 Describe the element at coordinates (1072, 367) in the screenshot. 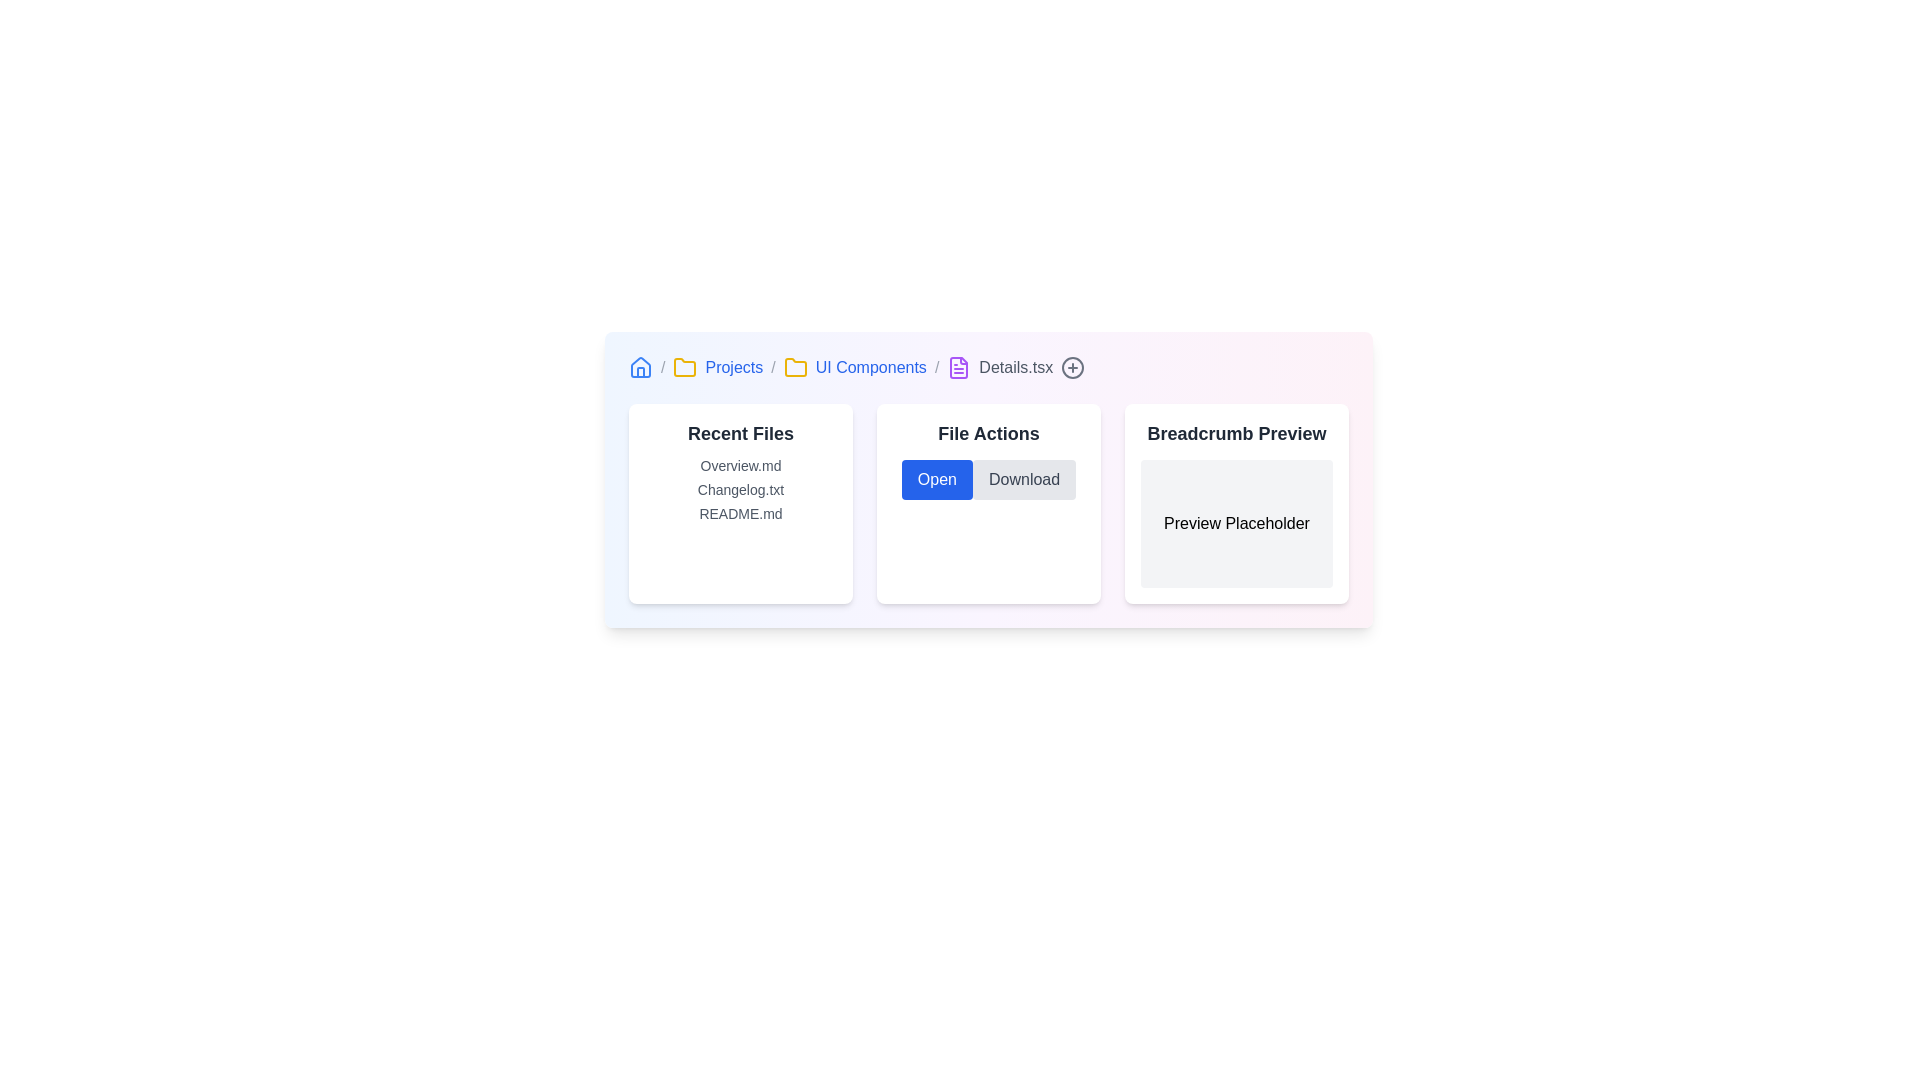

I see `the SVG Circle element that is part of the 'Add New' button in the header navigation bar` at that location.